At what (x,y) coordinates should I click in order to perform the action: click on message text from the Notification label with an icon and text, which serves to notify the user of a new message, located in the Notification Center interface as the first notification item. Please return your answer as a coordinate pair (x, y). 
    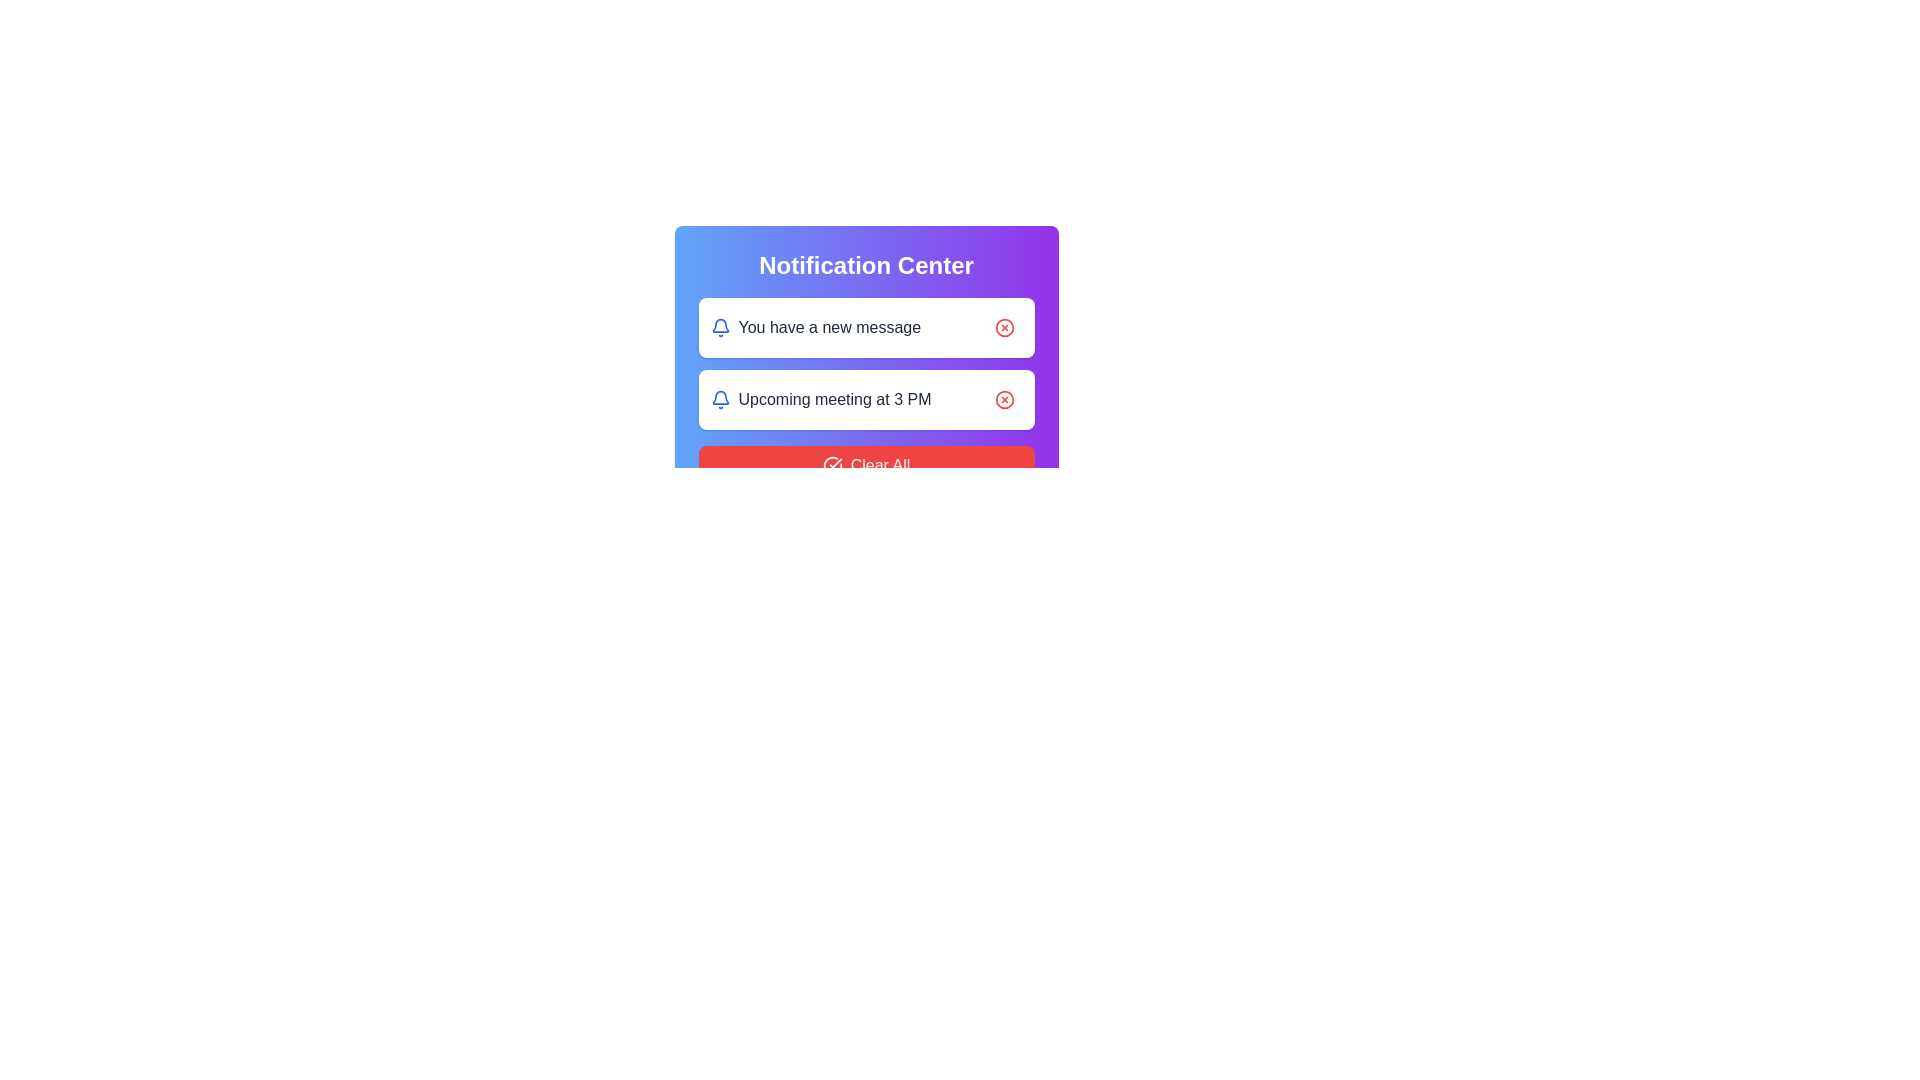
    Looking at the image, I should click on (815, 326).